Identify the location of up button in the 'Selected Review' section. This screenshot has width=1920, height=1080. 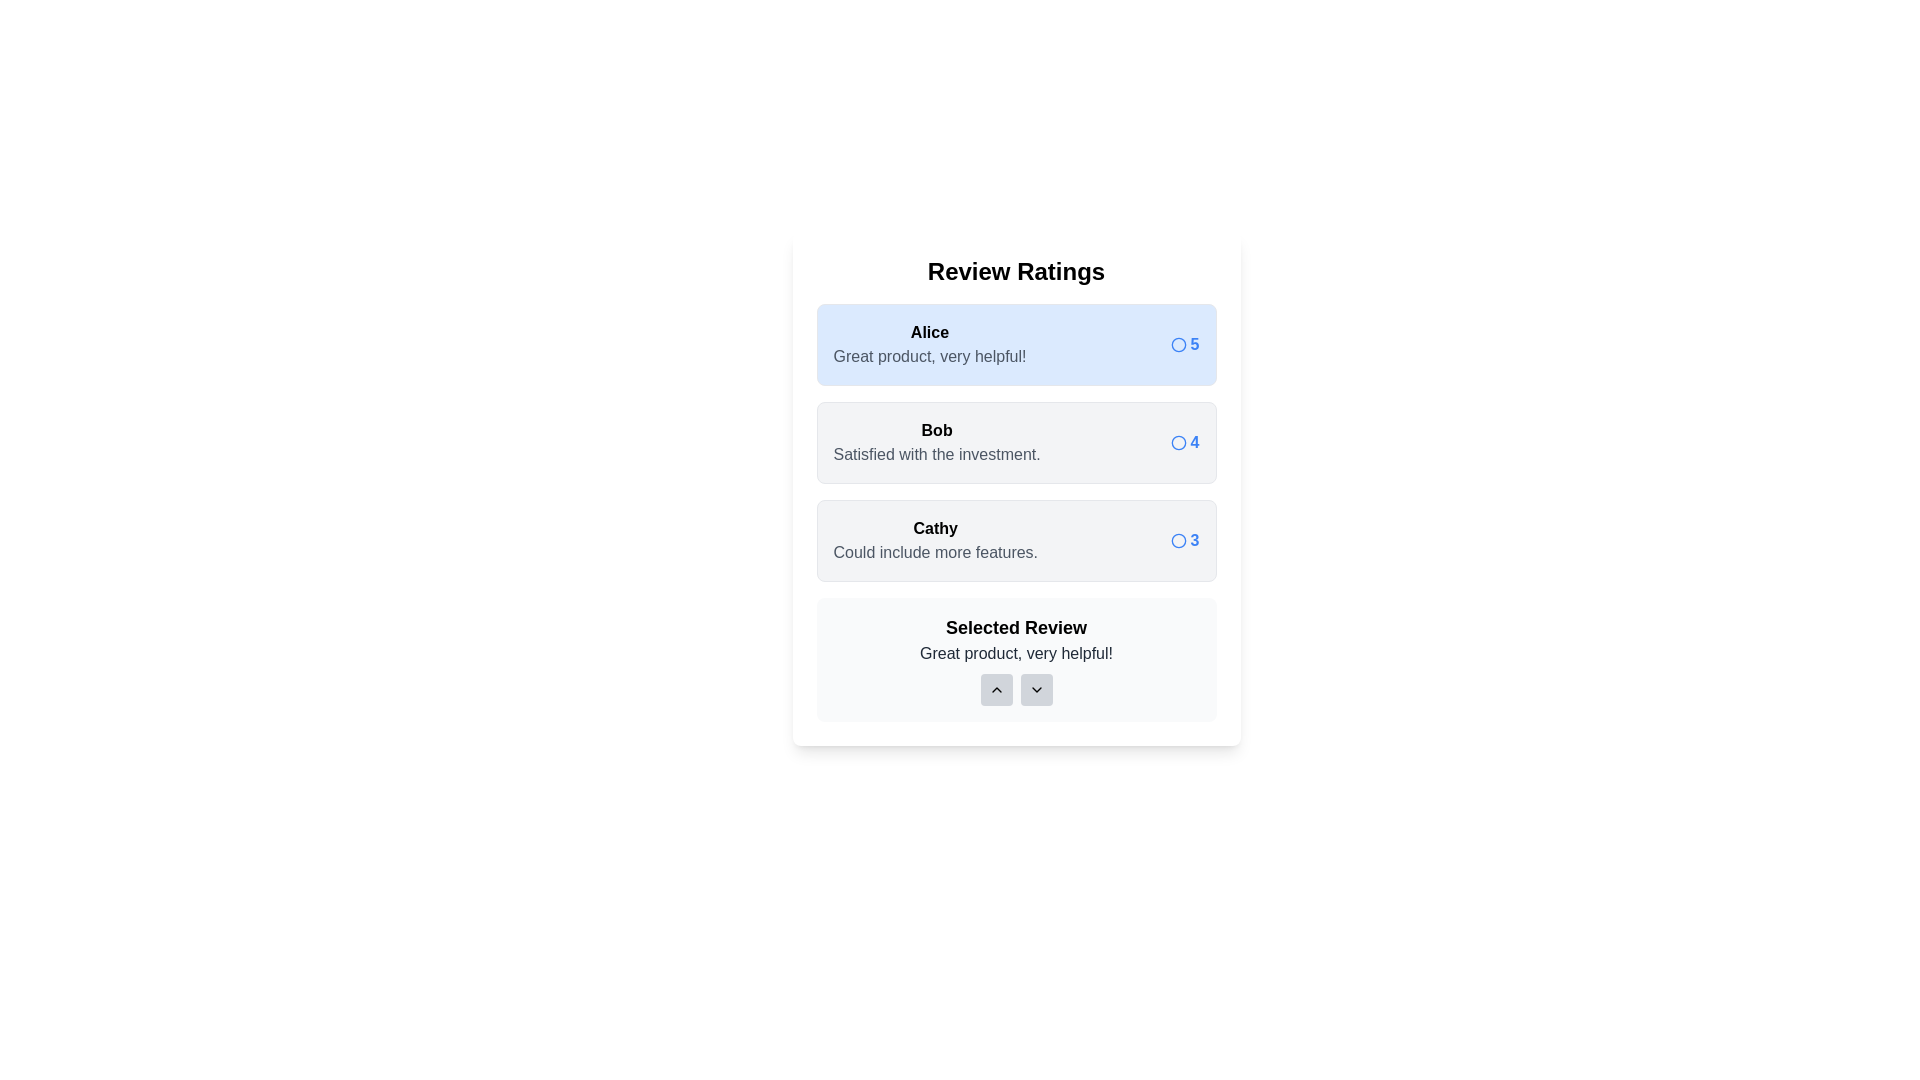
(996, 689).